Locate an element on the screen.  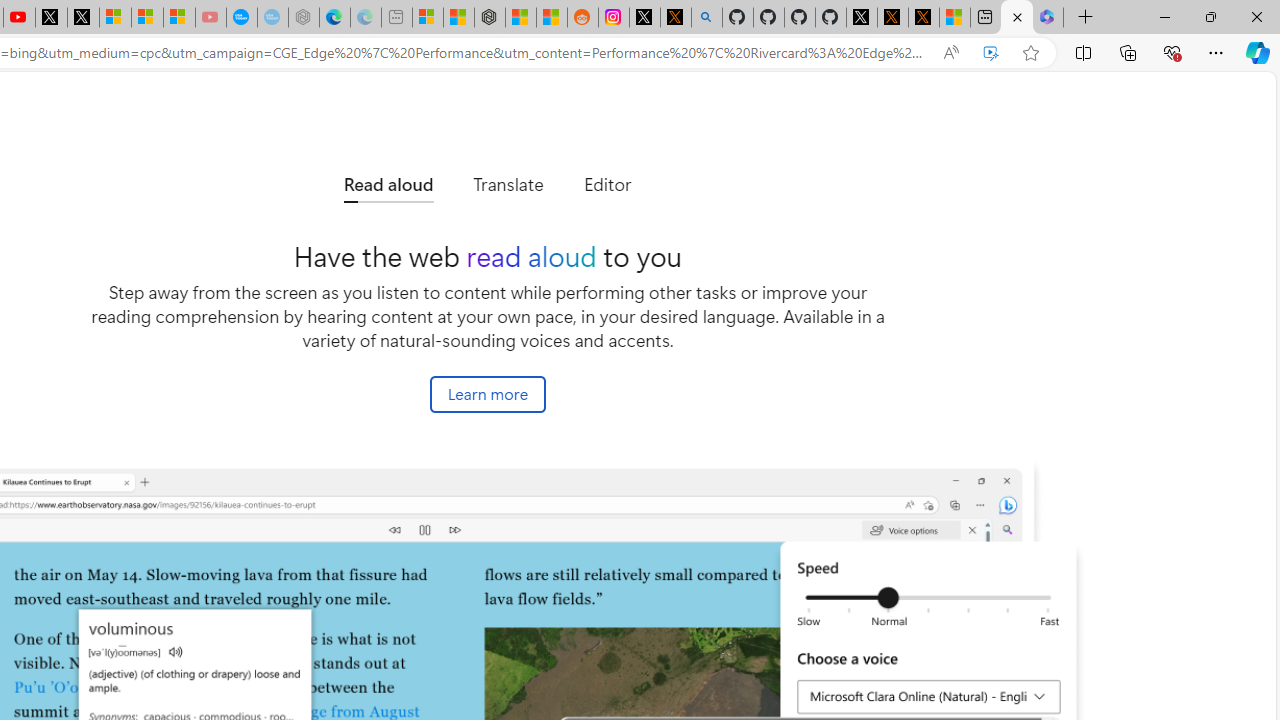
'Microsoft account | Microsoft Account Privacy Settings' is located at coordinates (427, 17).